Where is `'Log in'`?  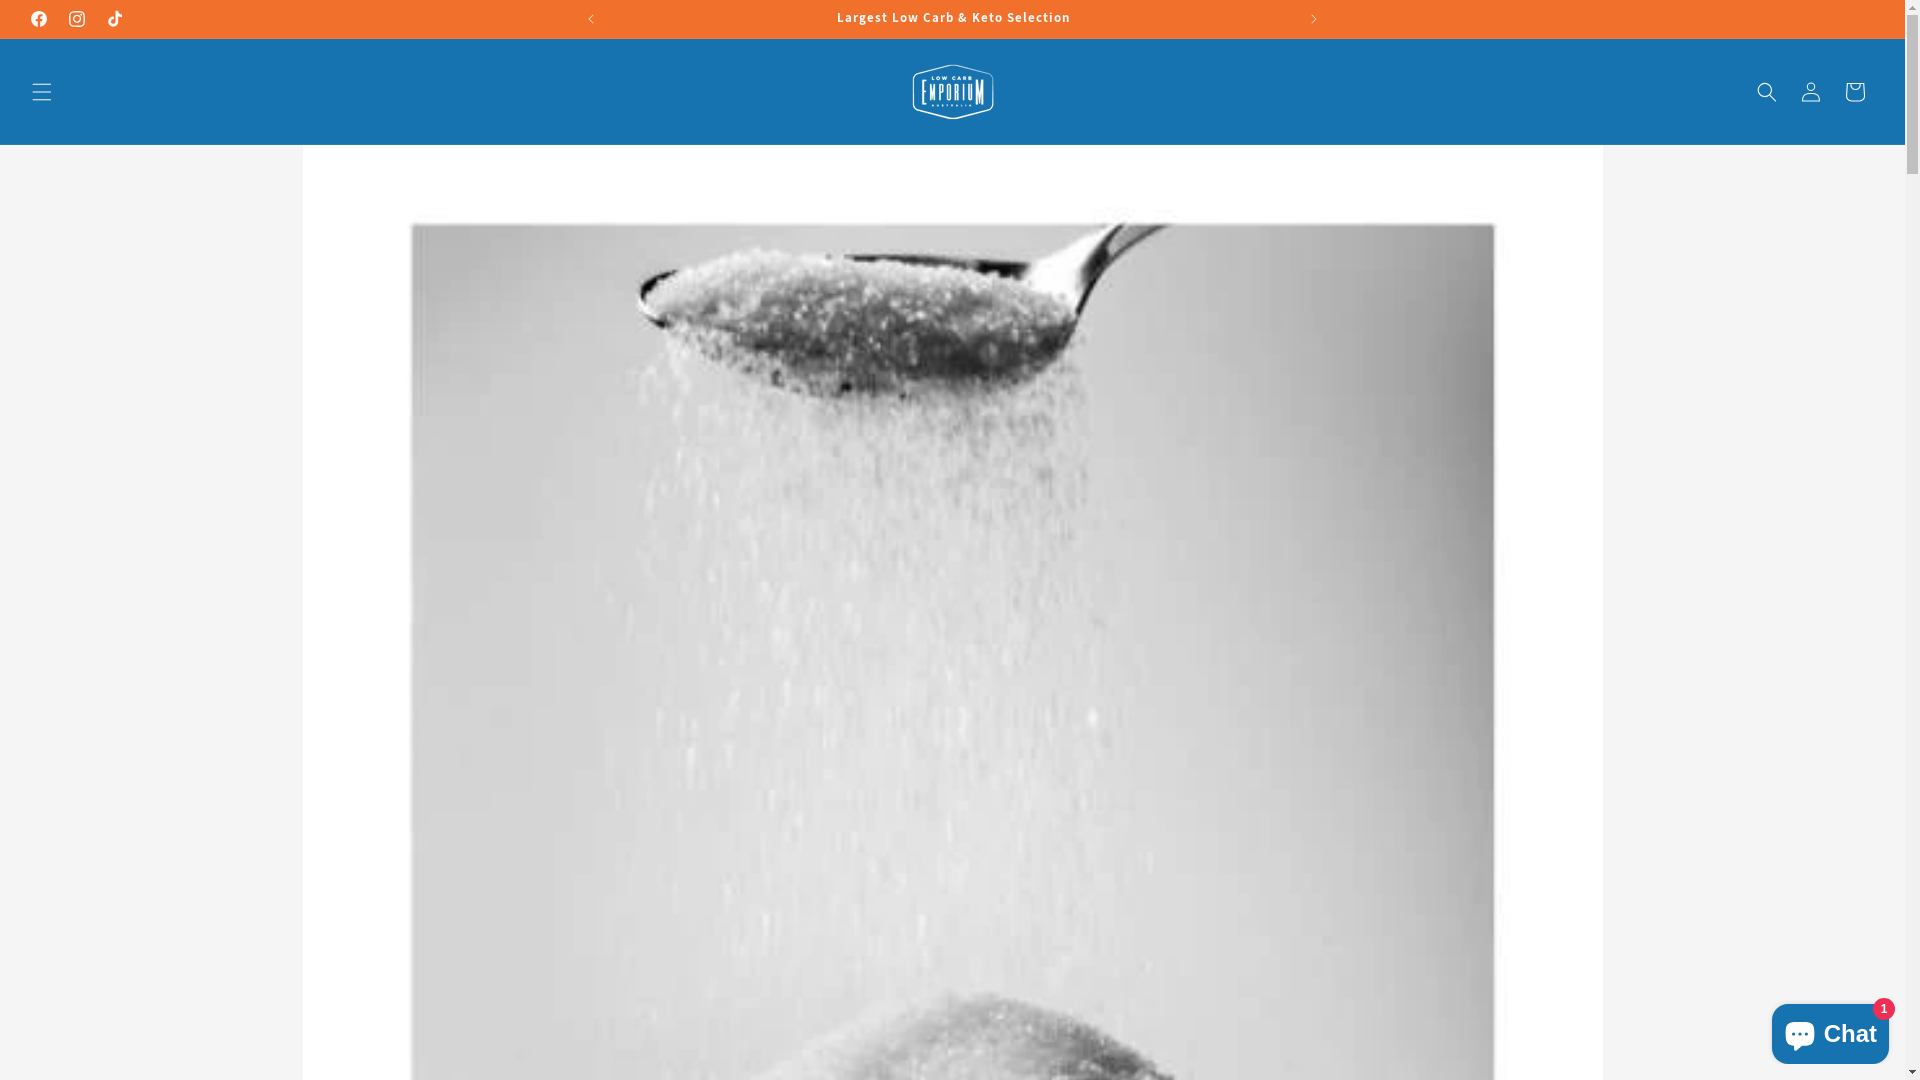
'Log in' is located at coordinates (1810, 92).